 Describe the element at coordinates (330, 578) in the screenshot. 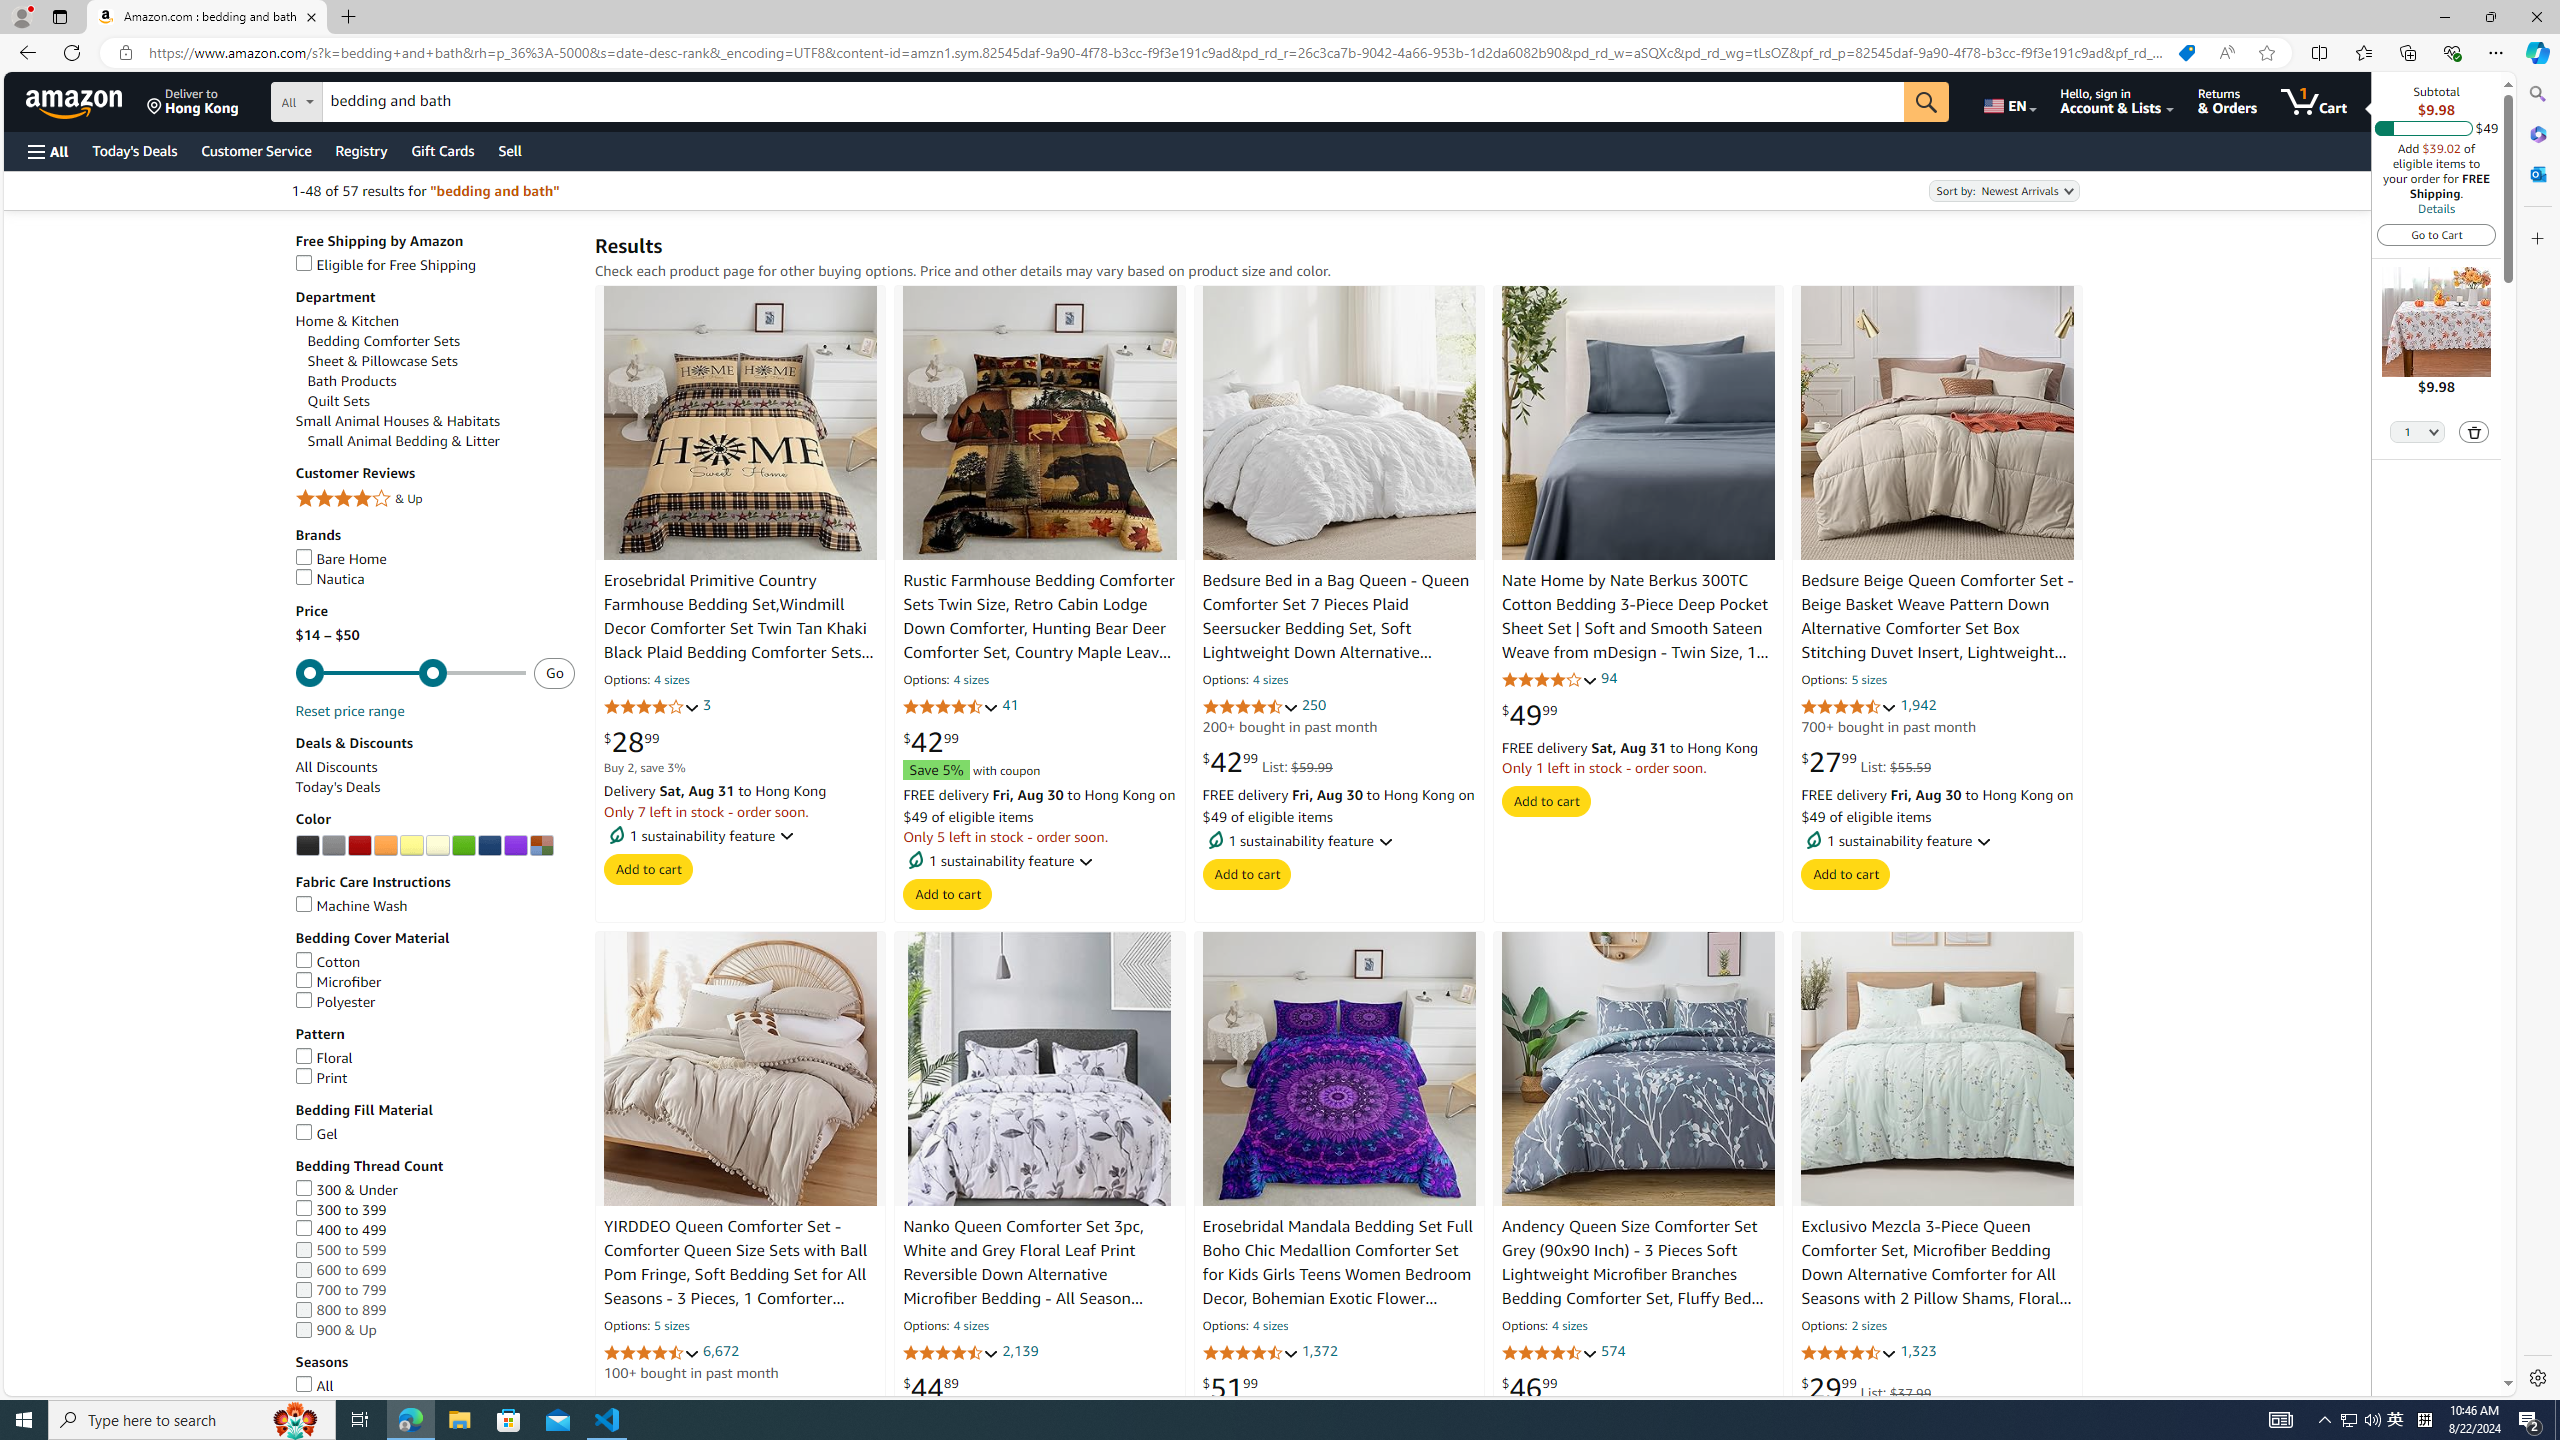

I see `'Nautica'` at that location.